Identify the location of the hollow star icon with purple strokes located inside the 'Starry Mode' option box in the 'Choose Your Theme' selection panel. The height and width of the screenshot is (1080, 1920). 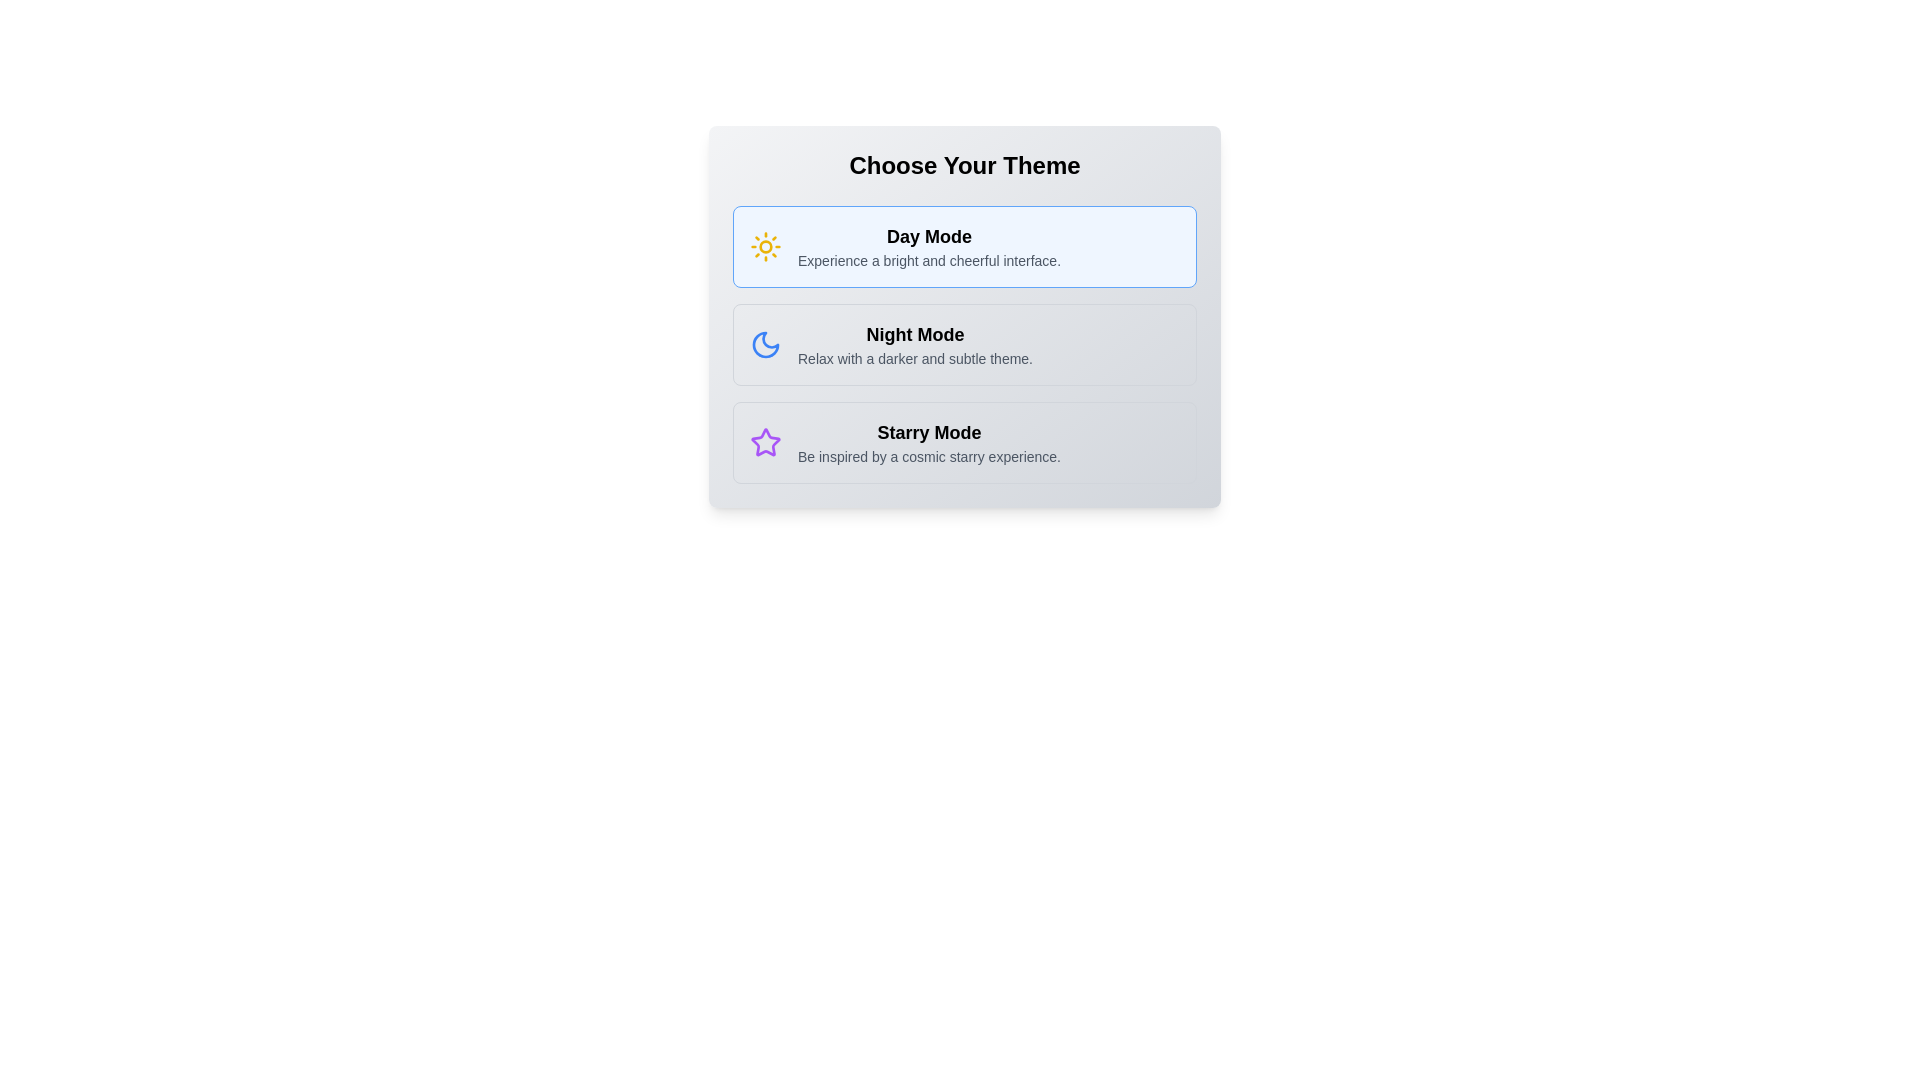
(765, 441).